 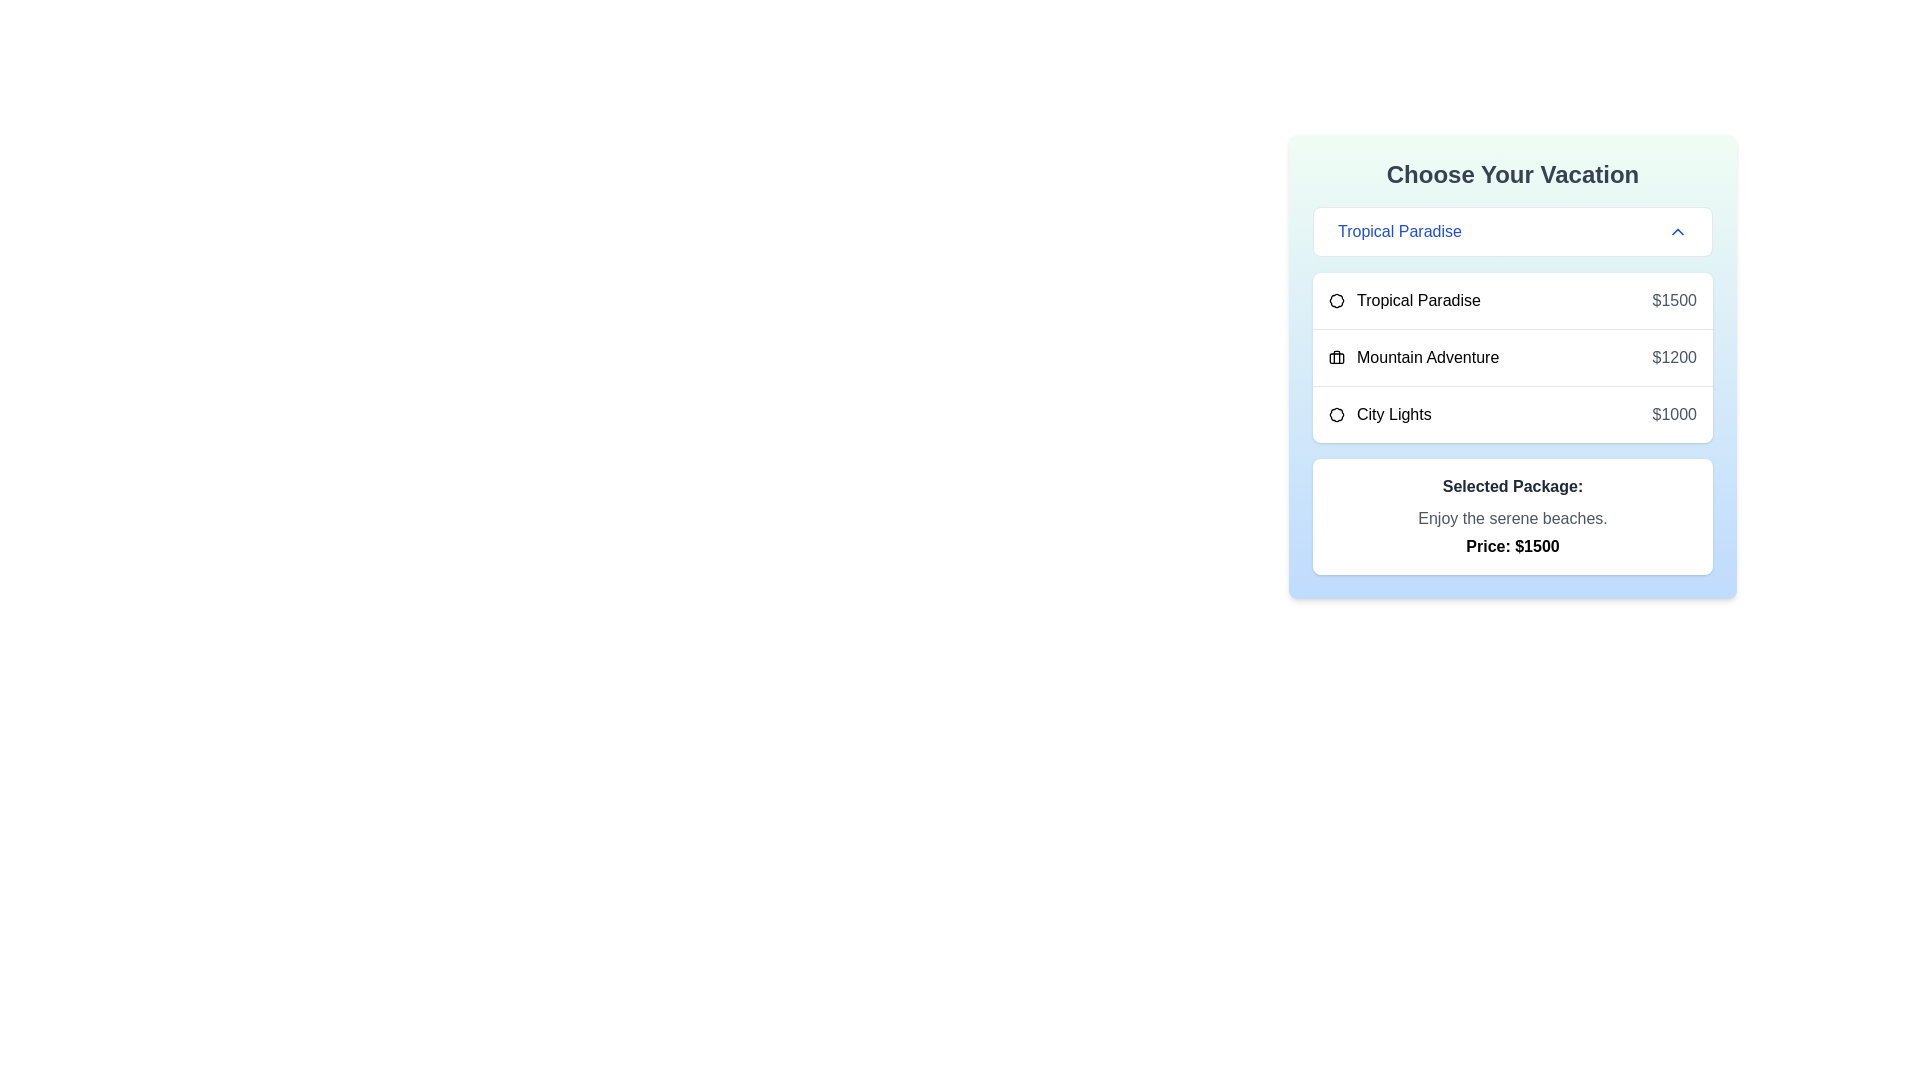 What do you see at coordinates (1512, 518) in the screenshot?
I see `the text block that provides supplementary details about the selected vacation package, positioned between 'Selected Package:' and 'Price: $1500'` at bounding box center [1512, 518].